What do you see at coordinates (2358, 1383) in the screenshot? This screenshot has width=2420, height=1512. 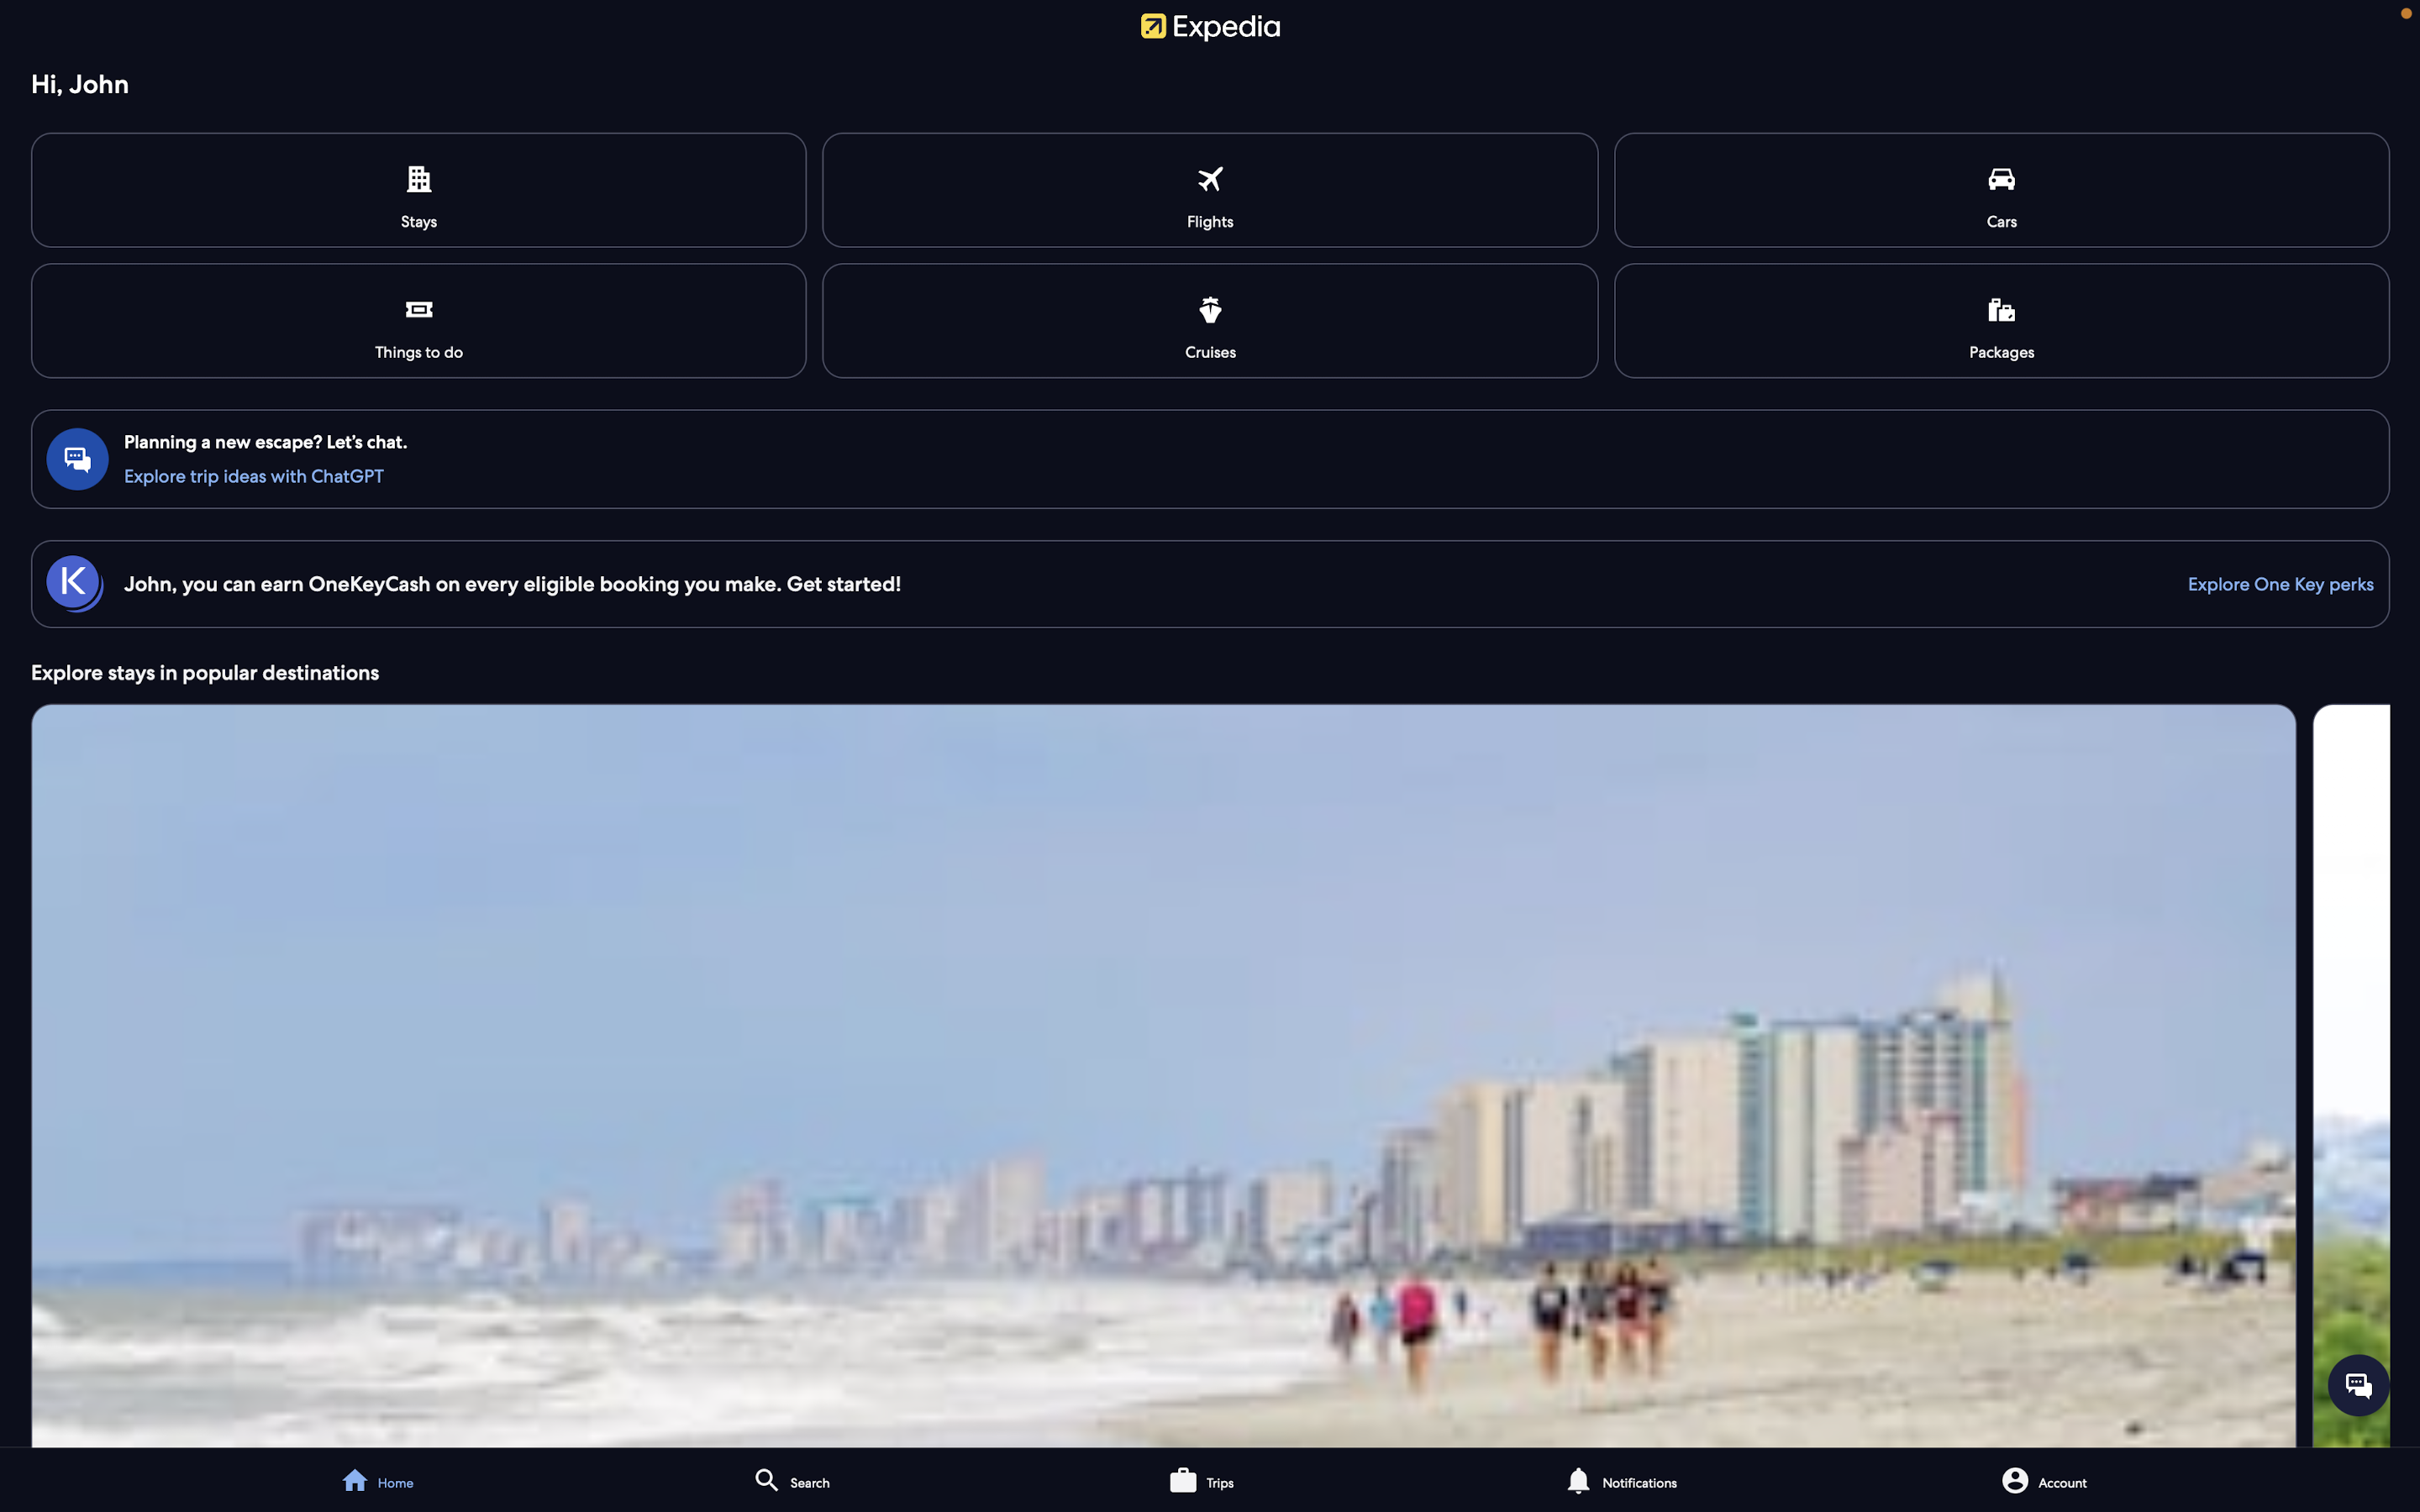 I see `Click the icon to chat with virtual agent` at bounding box center [2358, 1383].